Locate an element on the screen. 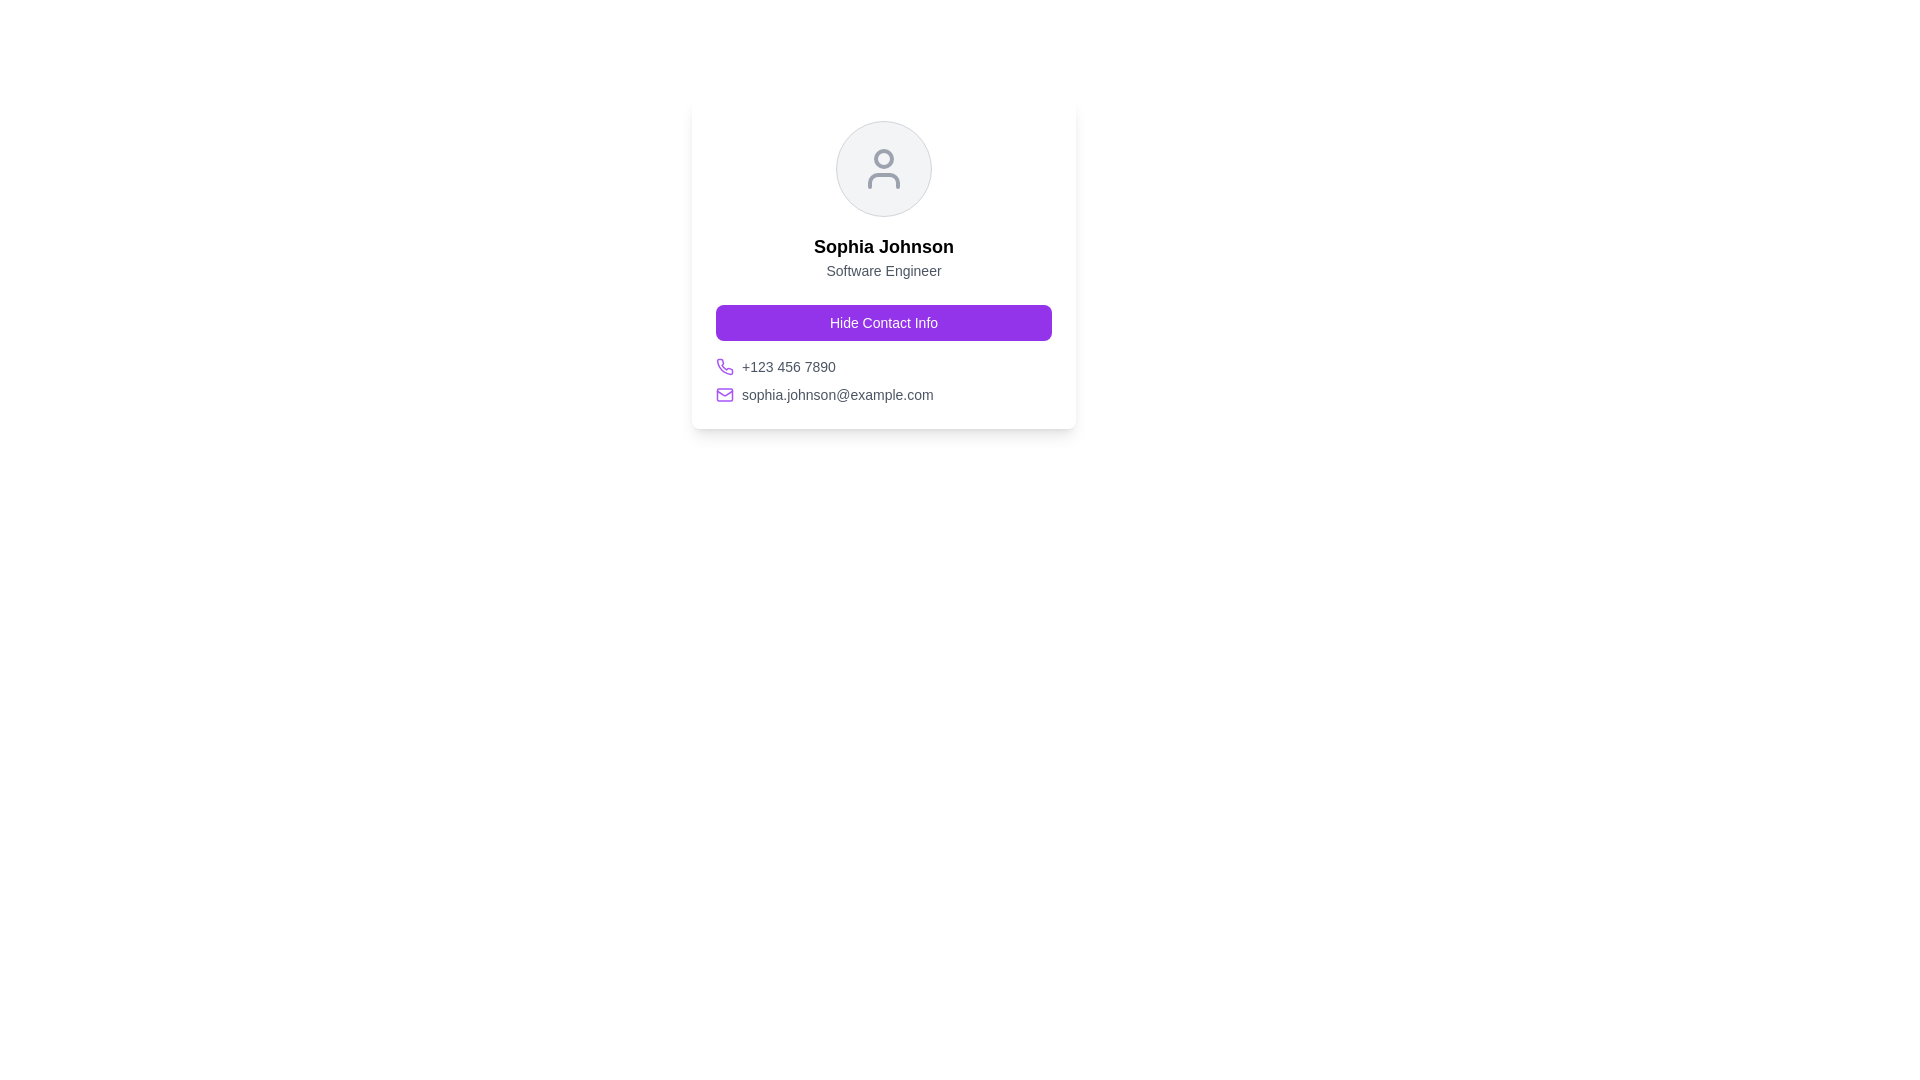 Image resolution: width=1920 pixels, height=1080 pixels. the text label that reads 'Software Engineer' in gray font, located directly below 'Sophia Johnson' is located at coordinates (882, 270).